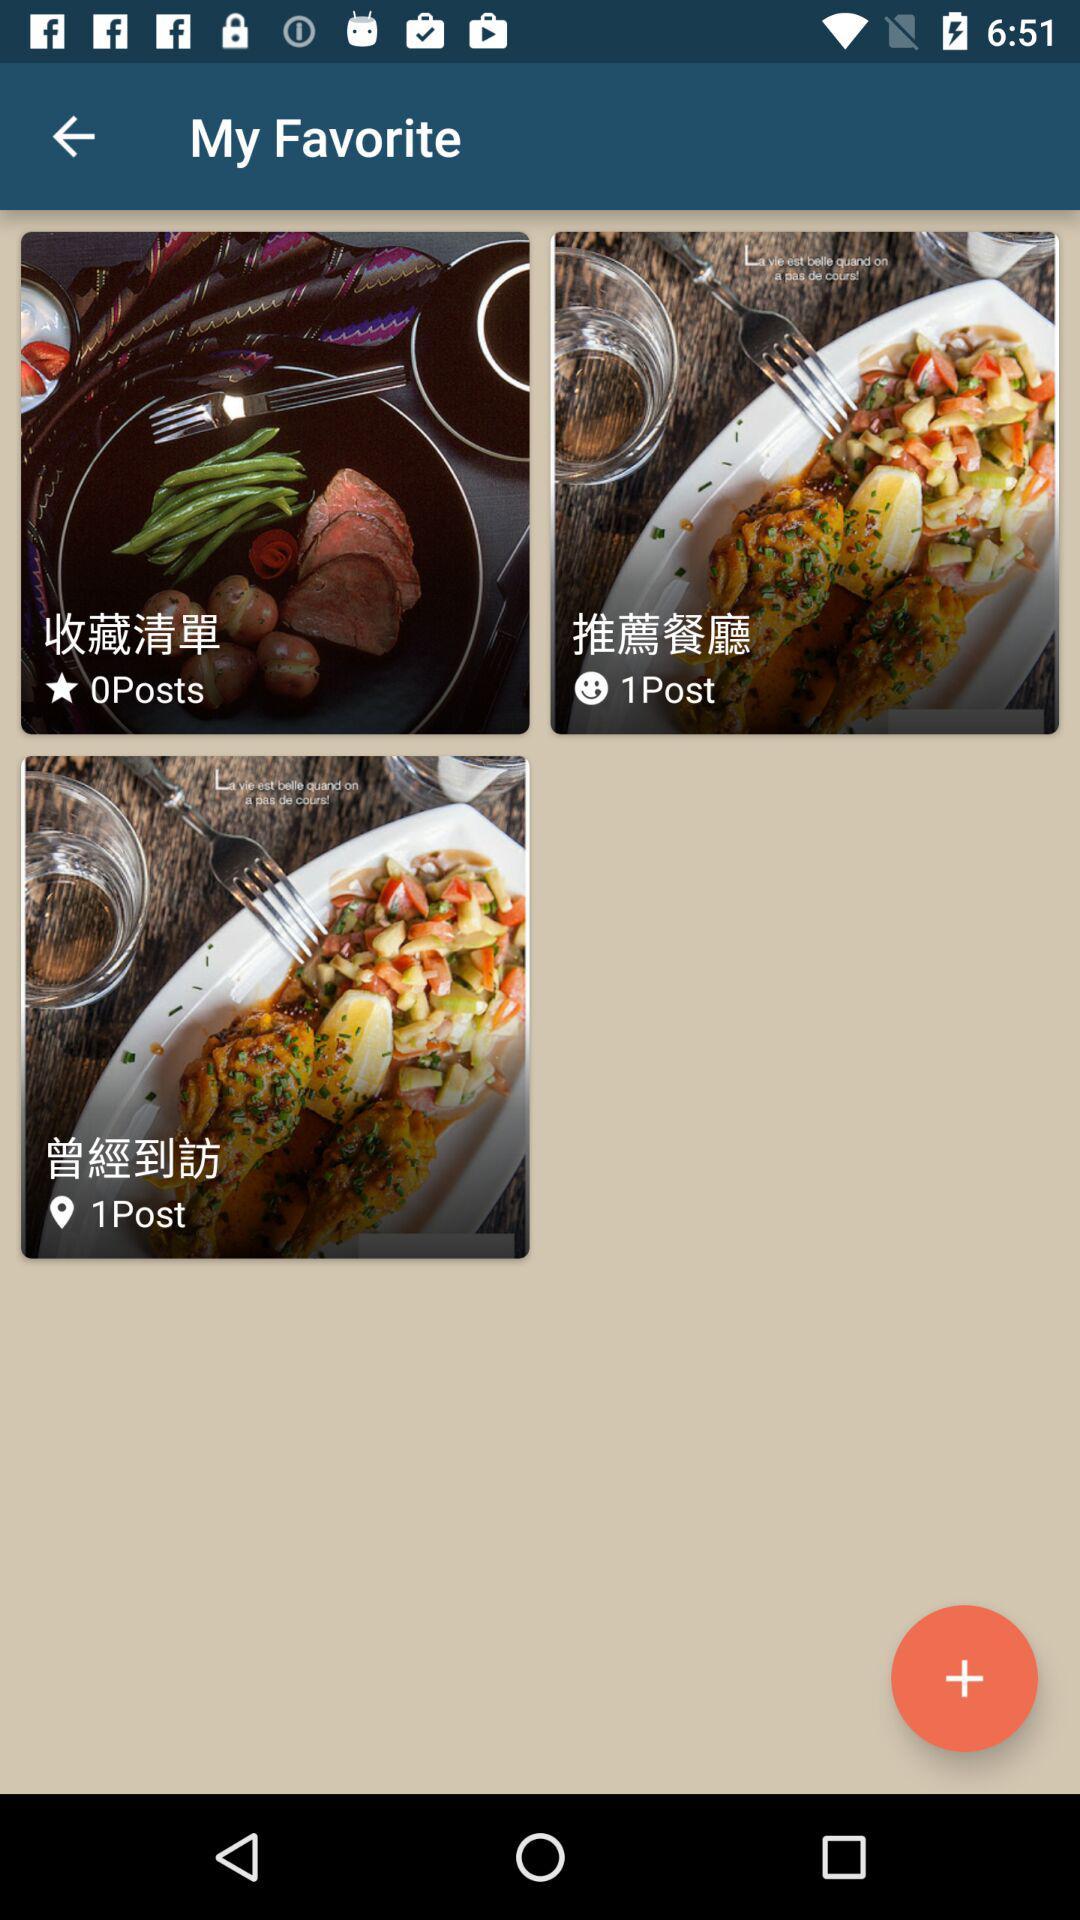  Describe the element at coordinates (963, 1678) in the screenshot. I see `the add icon` at that location.